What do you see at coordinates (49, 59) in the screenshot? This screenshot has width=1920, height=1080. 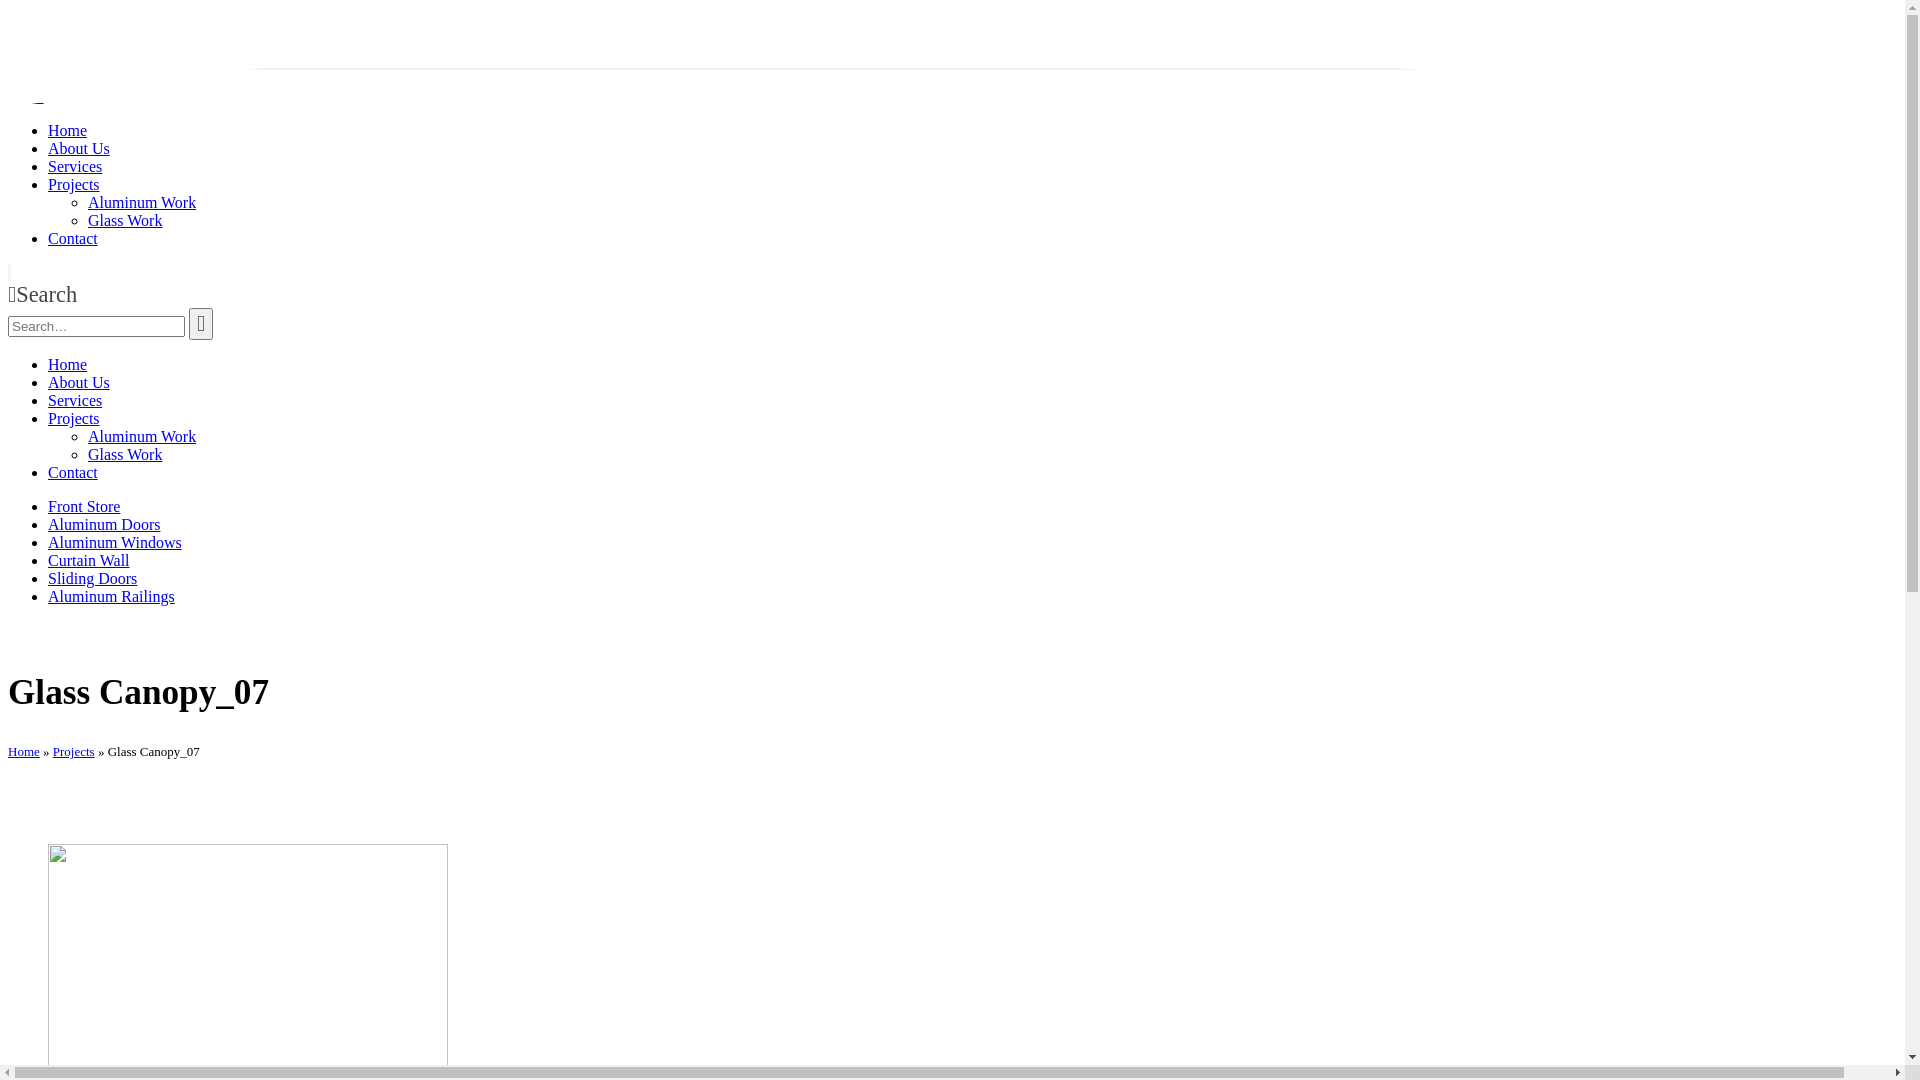 I see `'Get A Quote'` at bounding box center [49, 59].